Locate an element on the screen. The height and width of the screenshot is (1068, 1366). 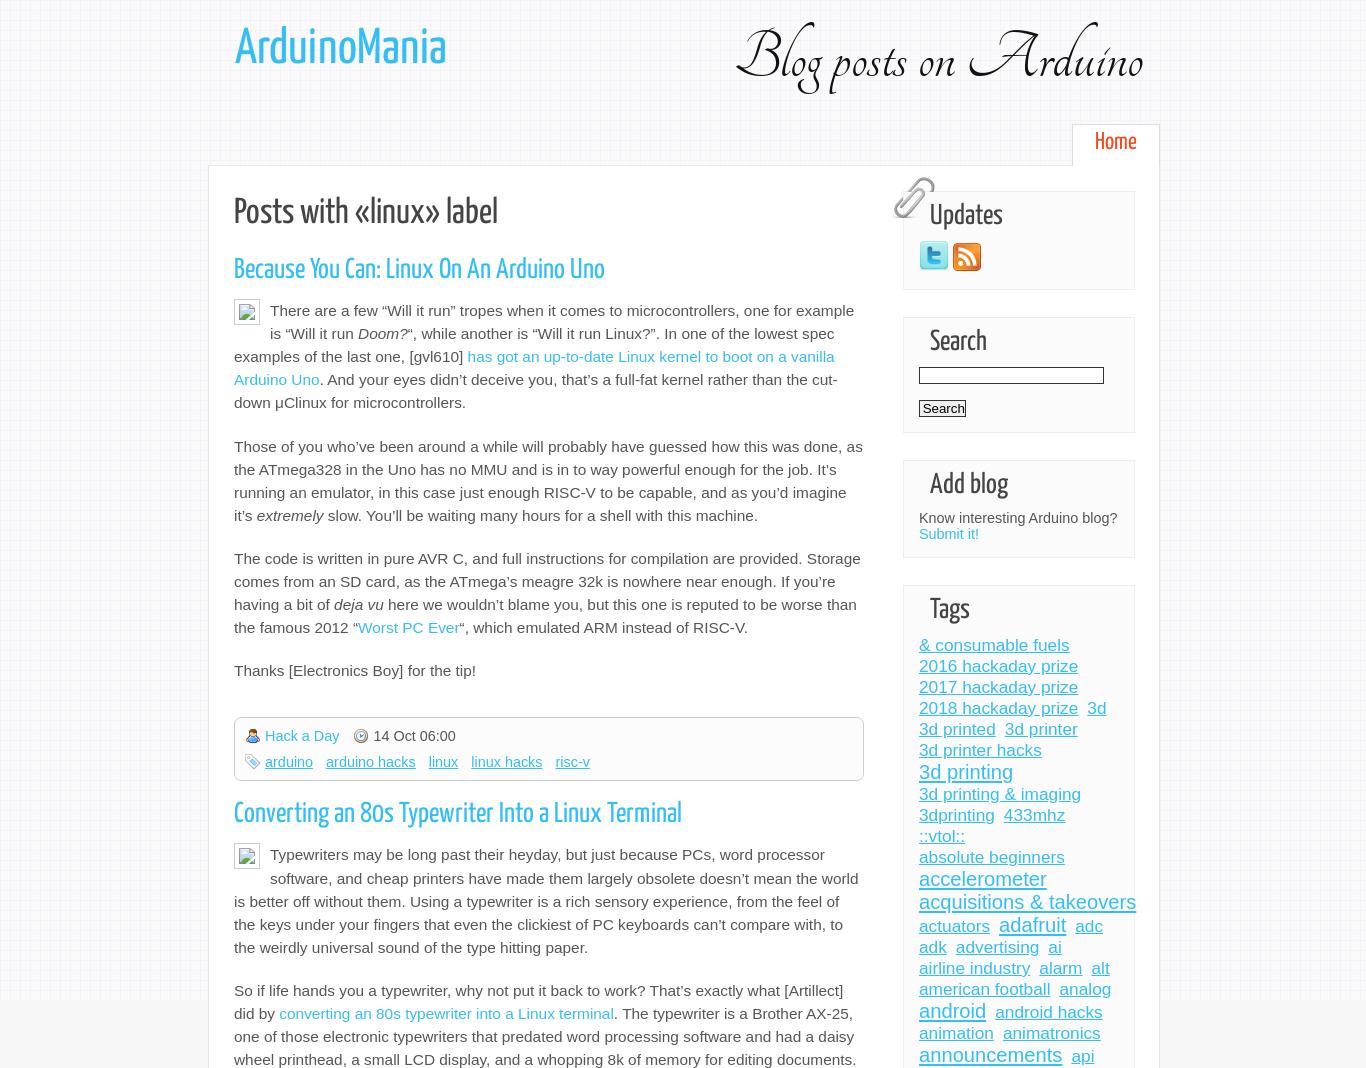
'advertising' is located at coordinates (997, 946).